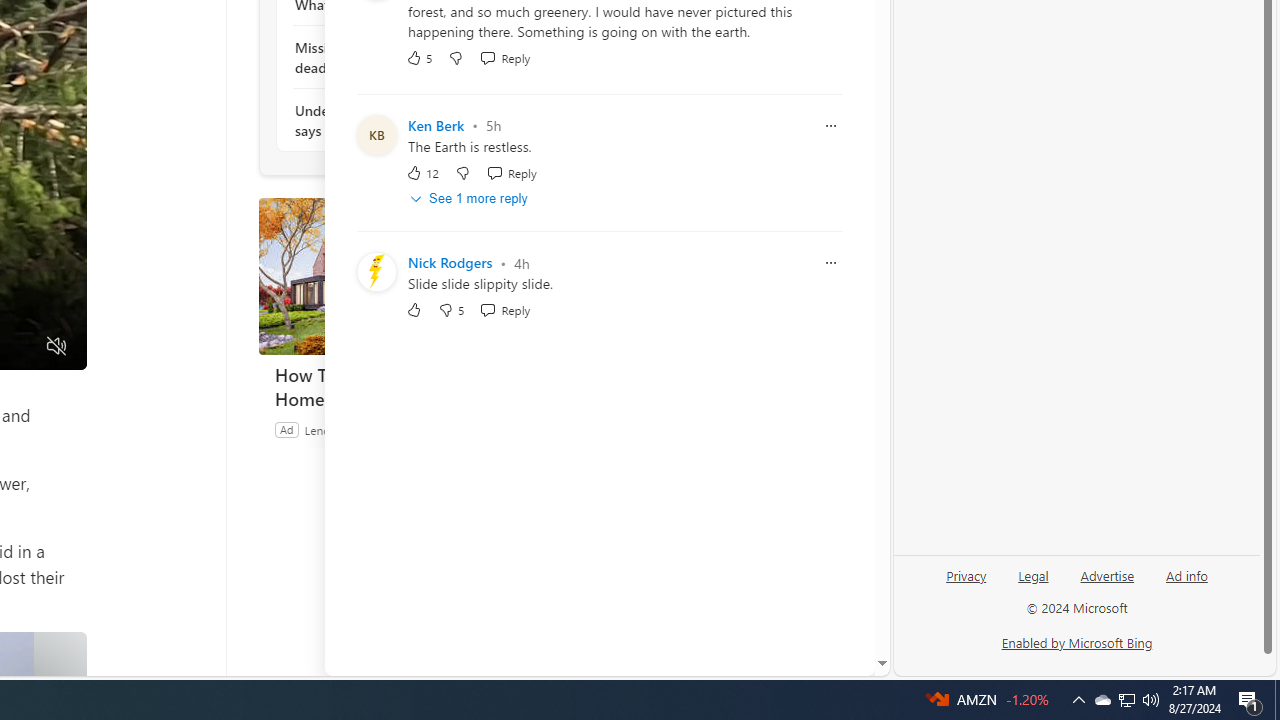  What do you see at coordinates (449, 262) in the screenshot?
I see `'Nick Rodgers'` at bounding box center [449, 262].